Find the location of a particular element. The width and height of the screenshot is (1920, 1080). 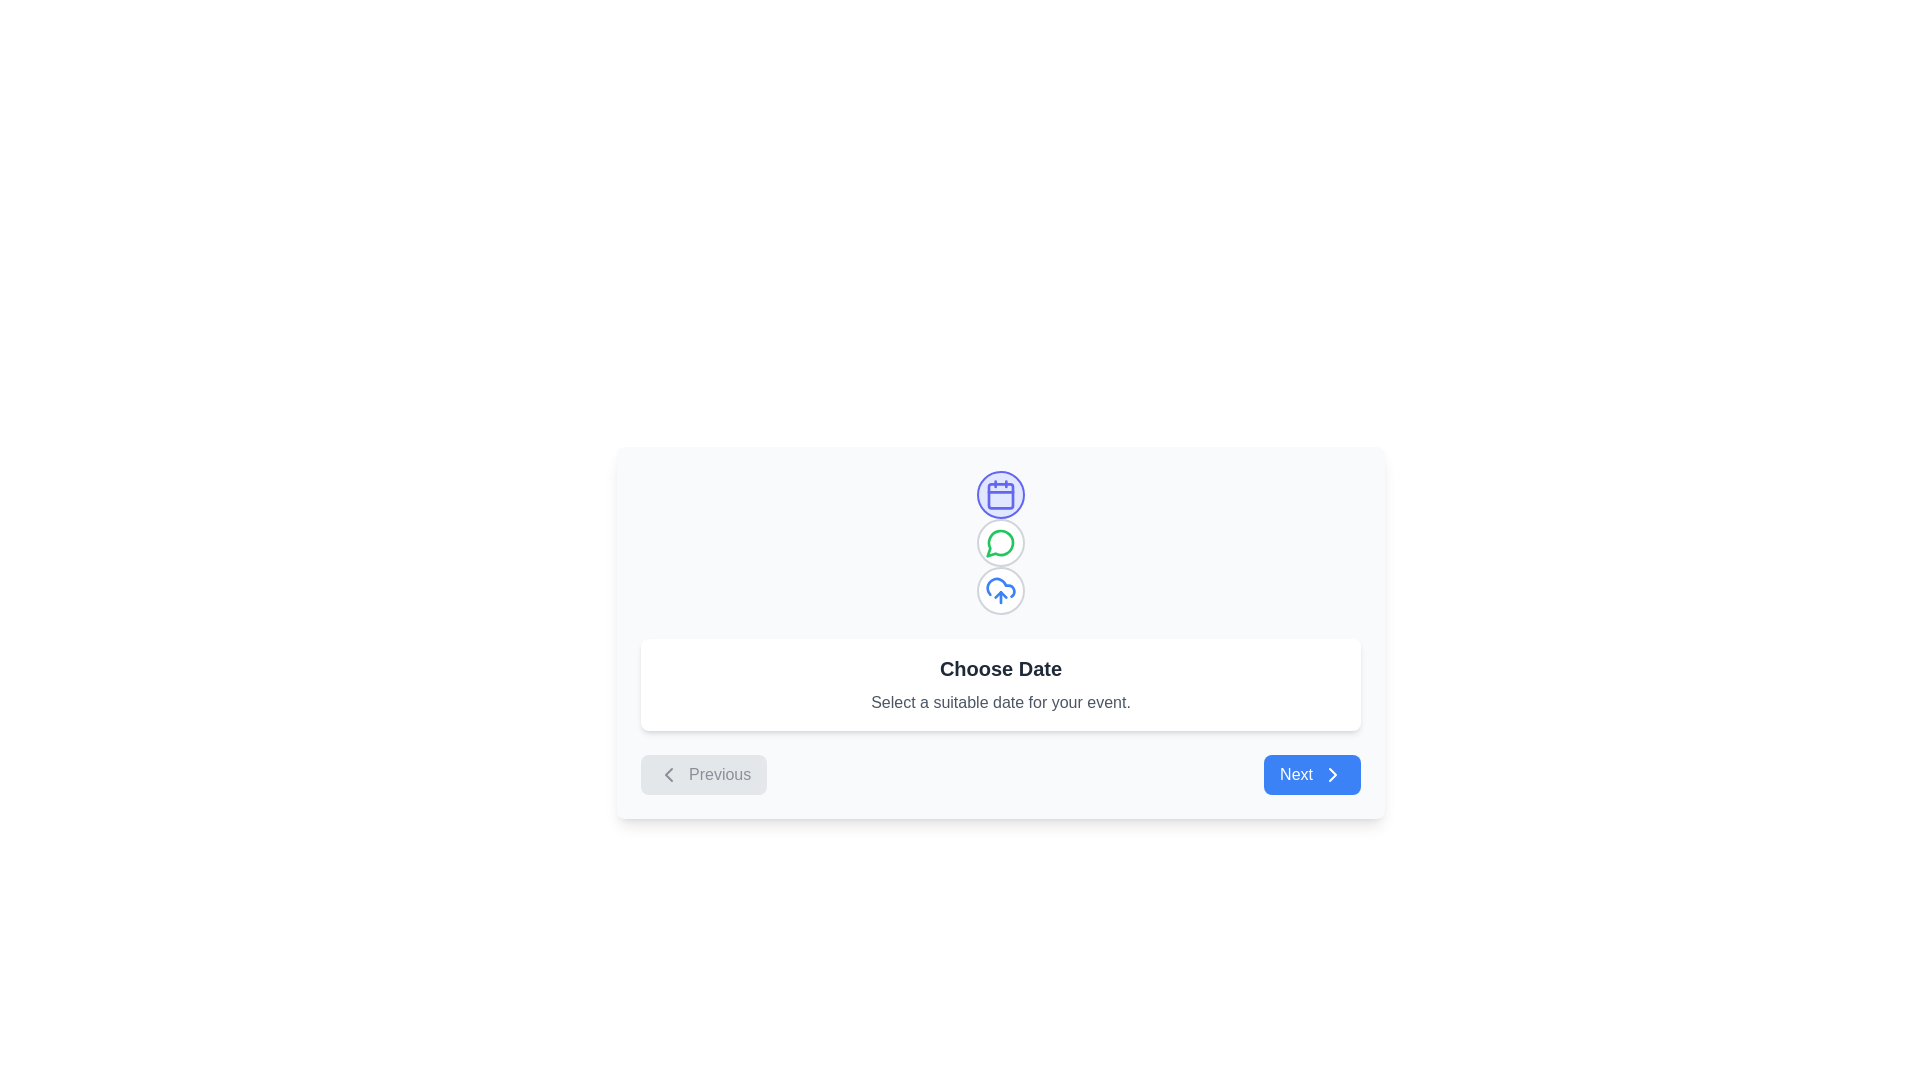

the middle circular button in the vertical stack is located at coordinates (1001, 543).